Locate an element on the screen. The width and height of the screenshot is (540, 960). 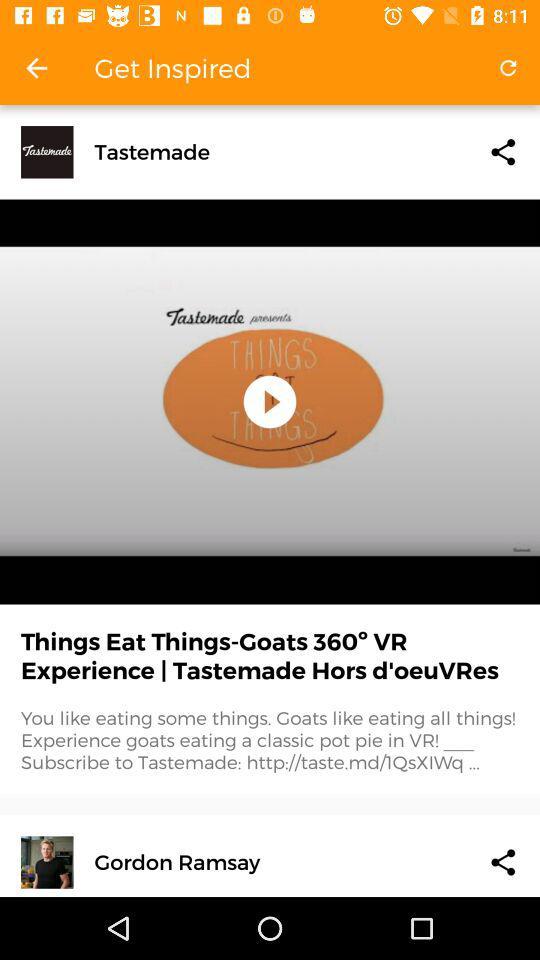
share video is located at coordinates (502, 861).